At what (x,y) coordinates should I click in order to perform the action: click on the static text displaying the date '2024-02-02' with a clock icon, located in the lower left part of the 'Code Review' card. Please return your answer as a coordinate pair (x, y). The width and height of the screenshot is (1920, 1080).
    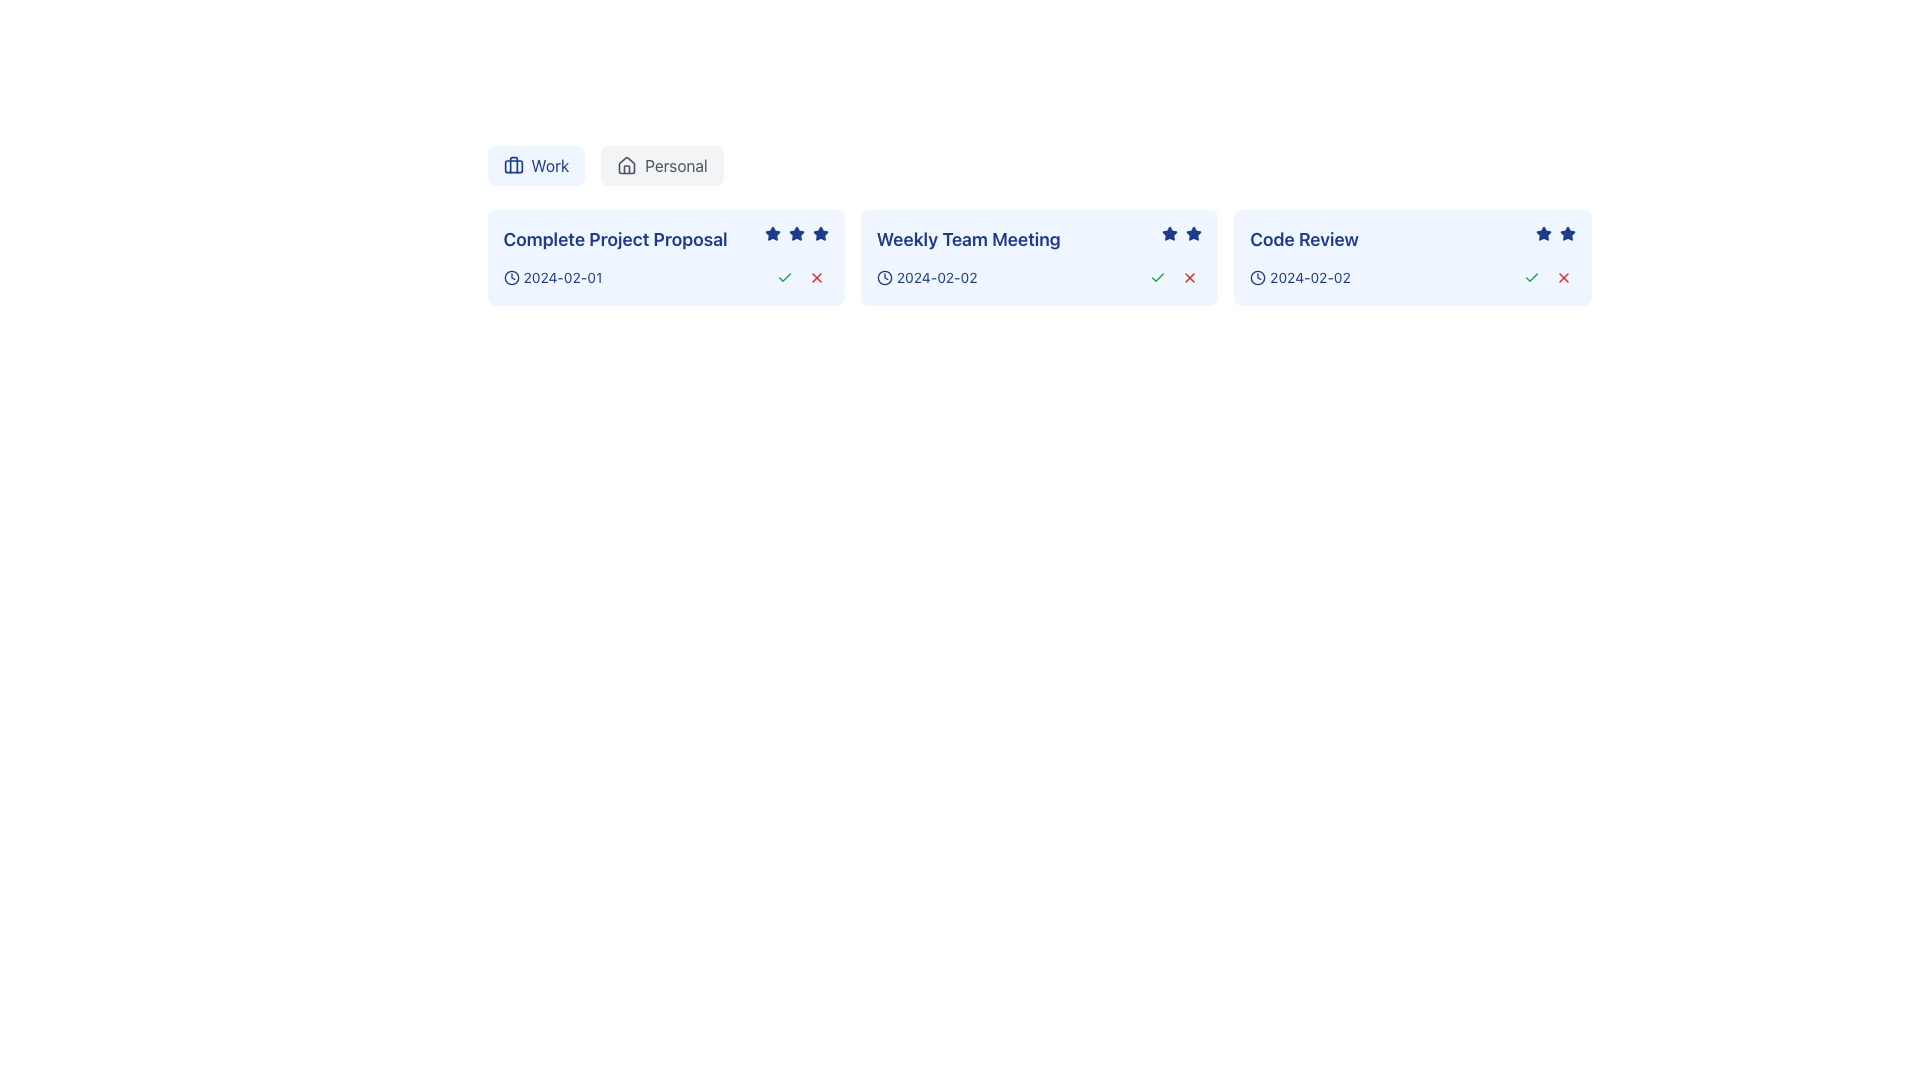
    Looking at the image, I should click on (1300, 277).